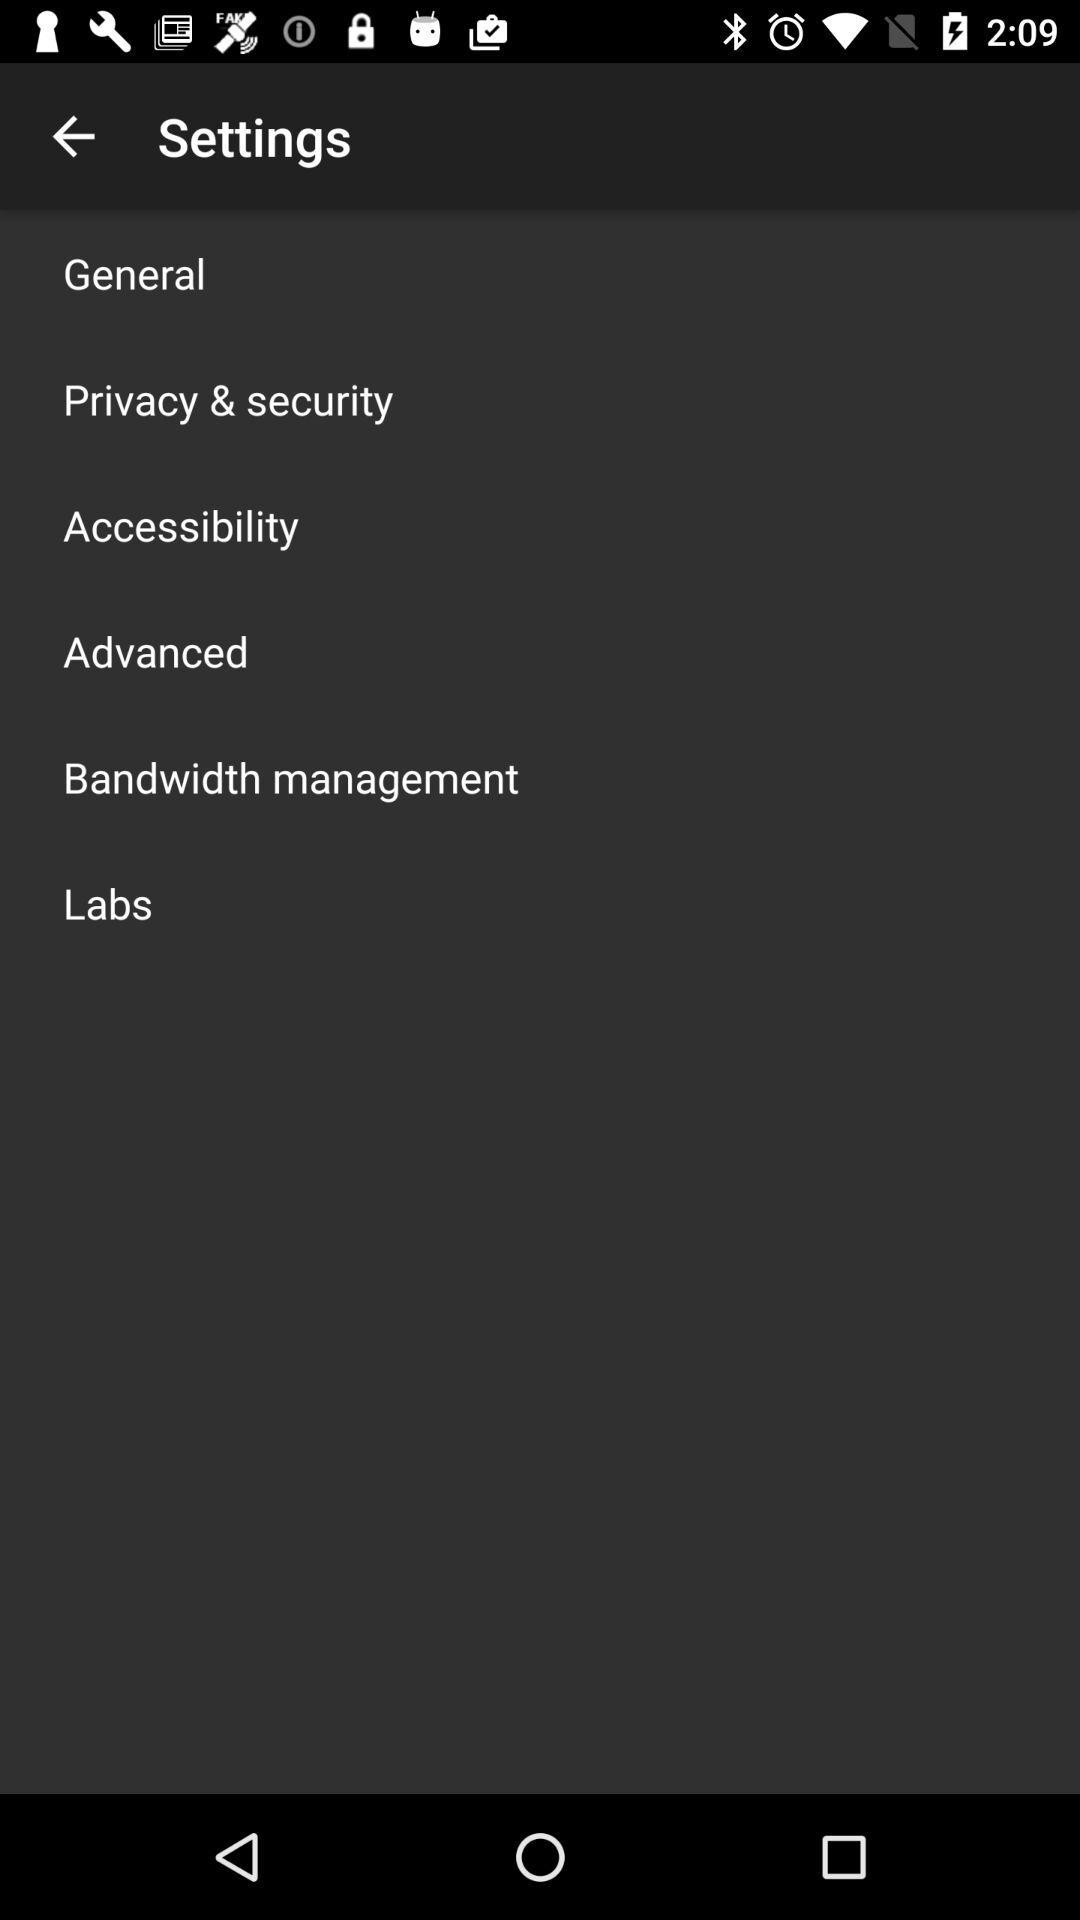 The width and height of the screenshot is (1080, 1920). Describe the element at coordinates (134, 272) in the screenshot. I see `general app` at that location.